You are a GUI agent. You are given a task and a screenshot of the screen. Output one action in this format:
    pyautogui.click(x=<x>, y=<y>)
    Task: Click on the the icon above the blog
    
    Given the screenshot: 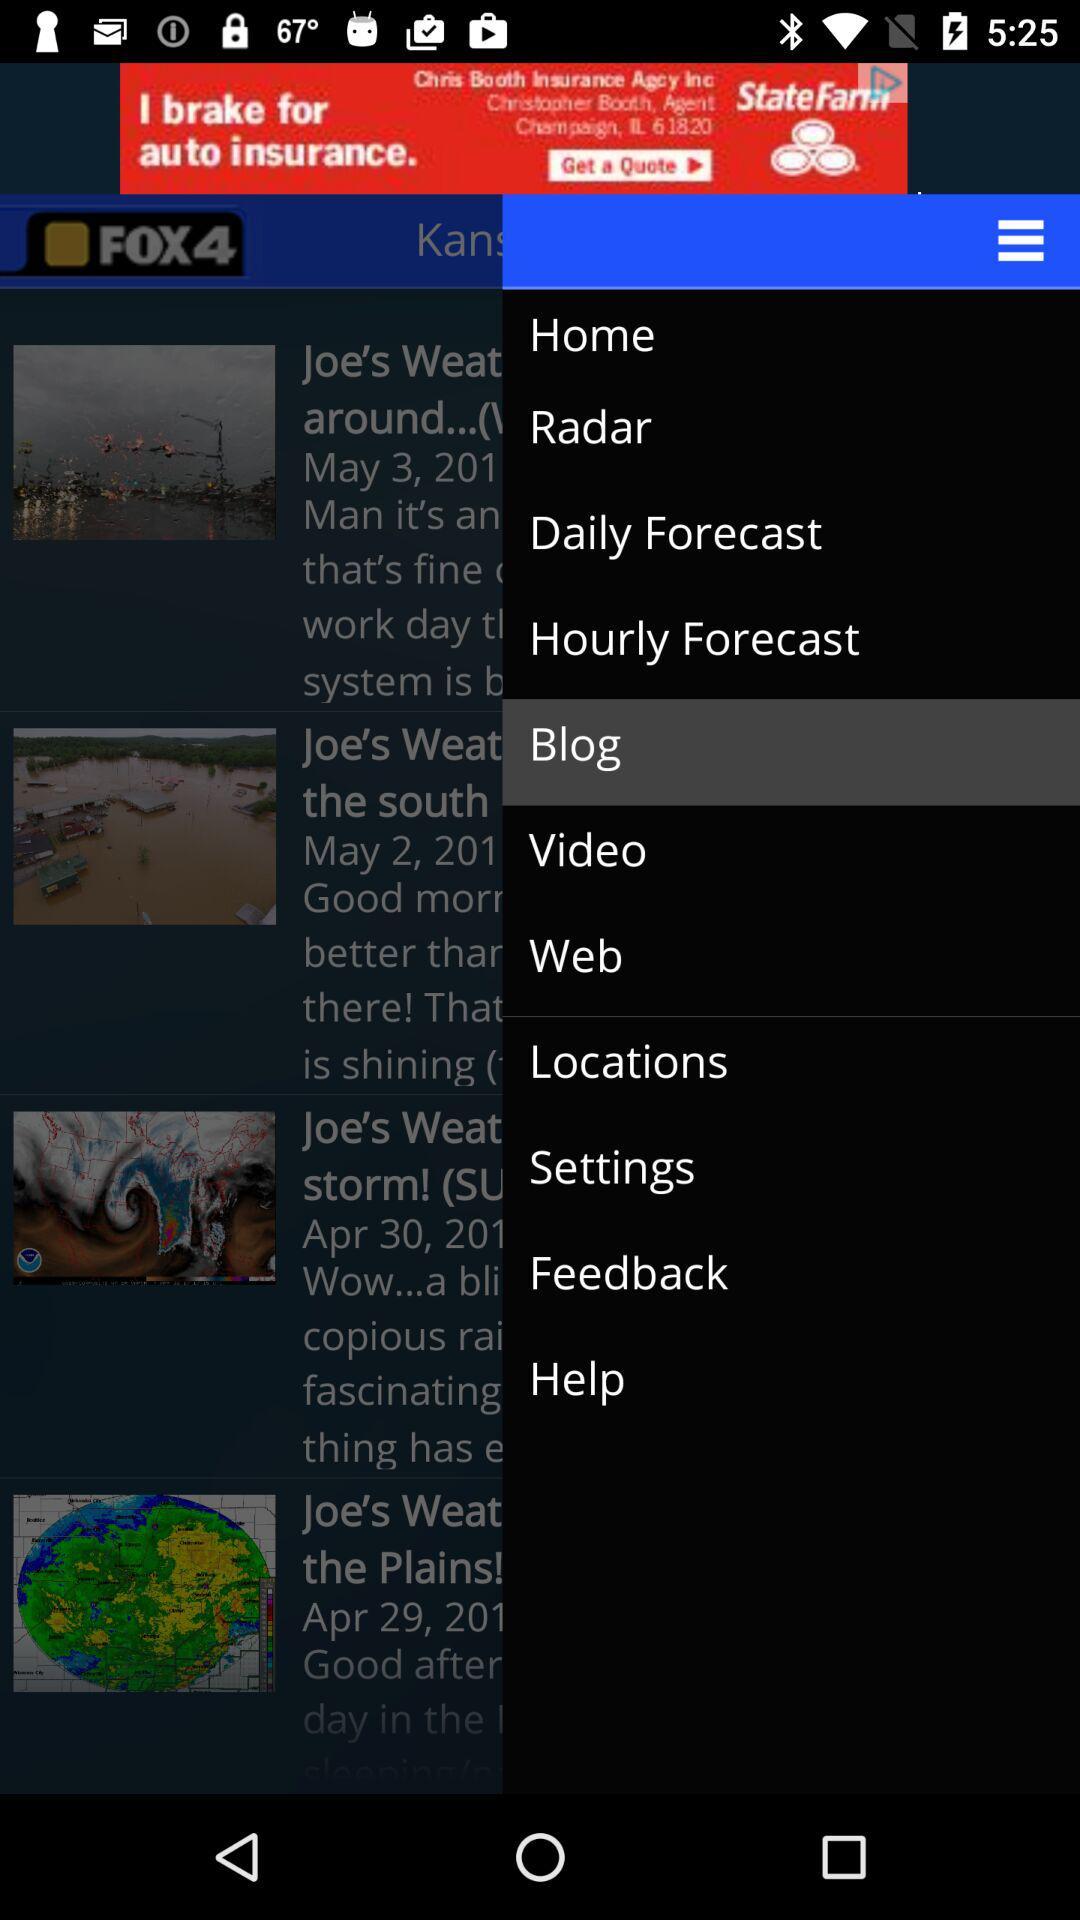 What is the action you would take?
    pyautogui.click(x=774, y=638)
    